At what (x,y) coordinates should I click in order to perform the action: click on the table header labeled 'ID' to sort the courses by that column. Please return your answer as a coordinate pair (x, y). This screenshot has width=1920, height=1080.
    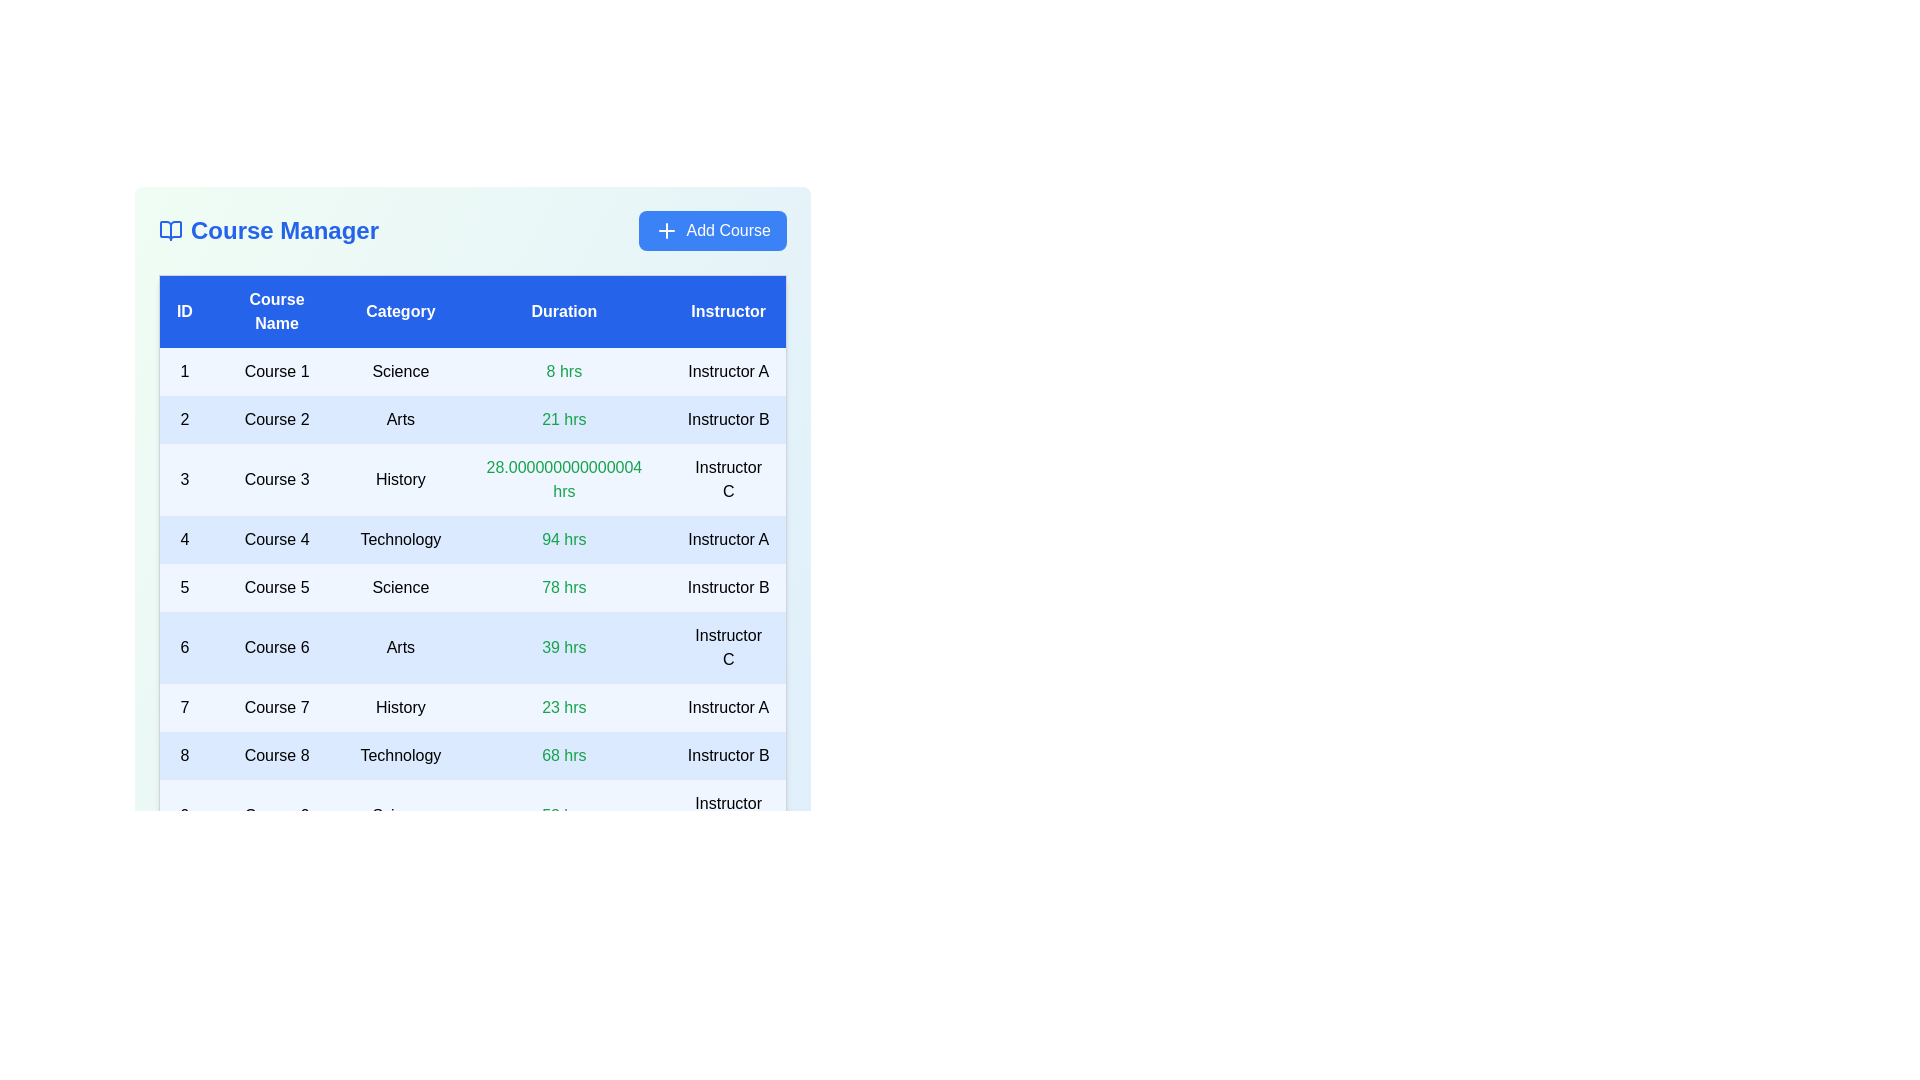
    Looking at the image, I should click on (183, 311).